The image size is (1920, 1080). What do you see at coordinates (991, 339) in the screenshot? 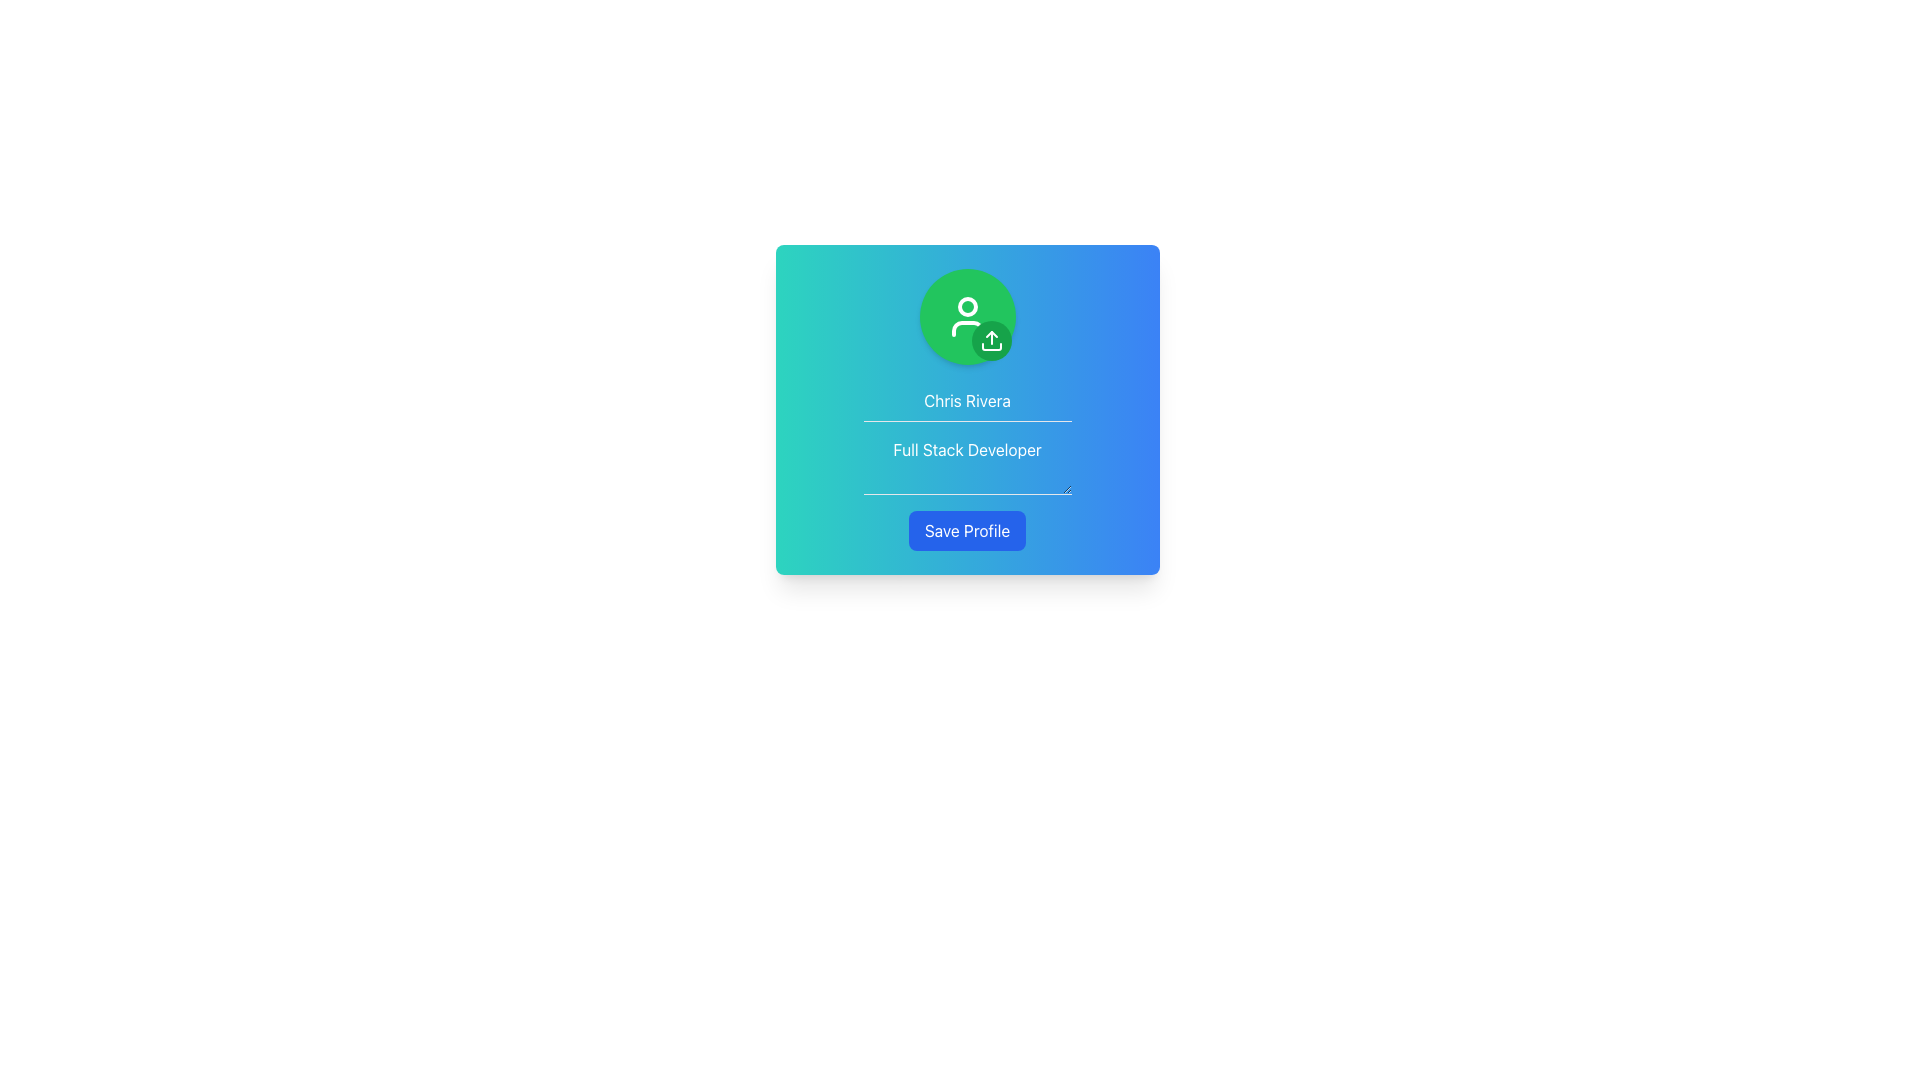
I see `the outlined upward-pointing arrow icon inside a green circular background` at bounding box center [991, 339].